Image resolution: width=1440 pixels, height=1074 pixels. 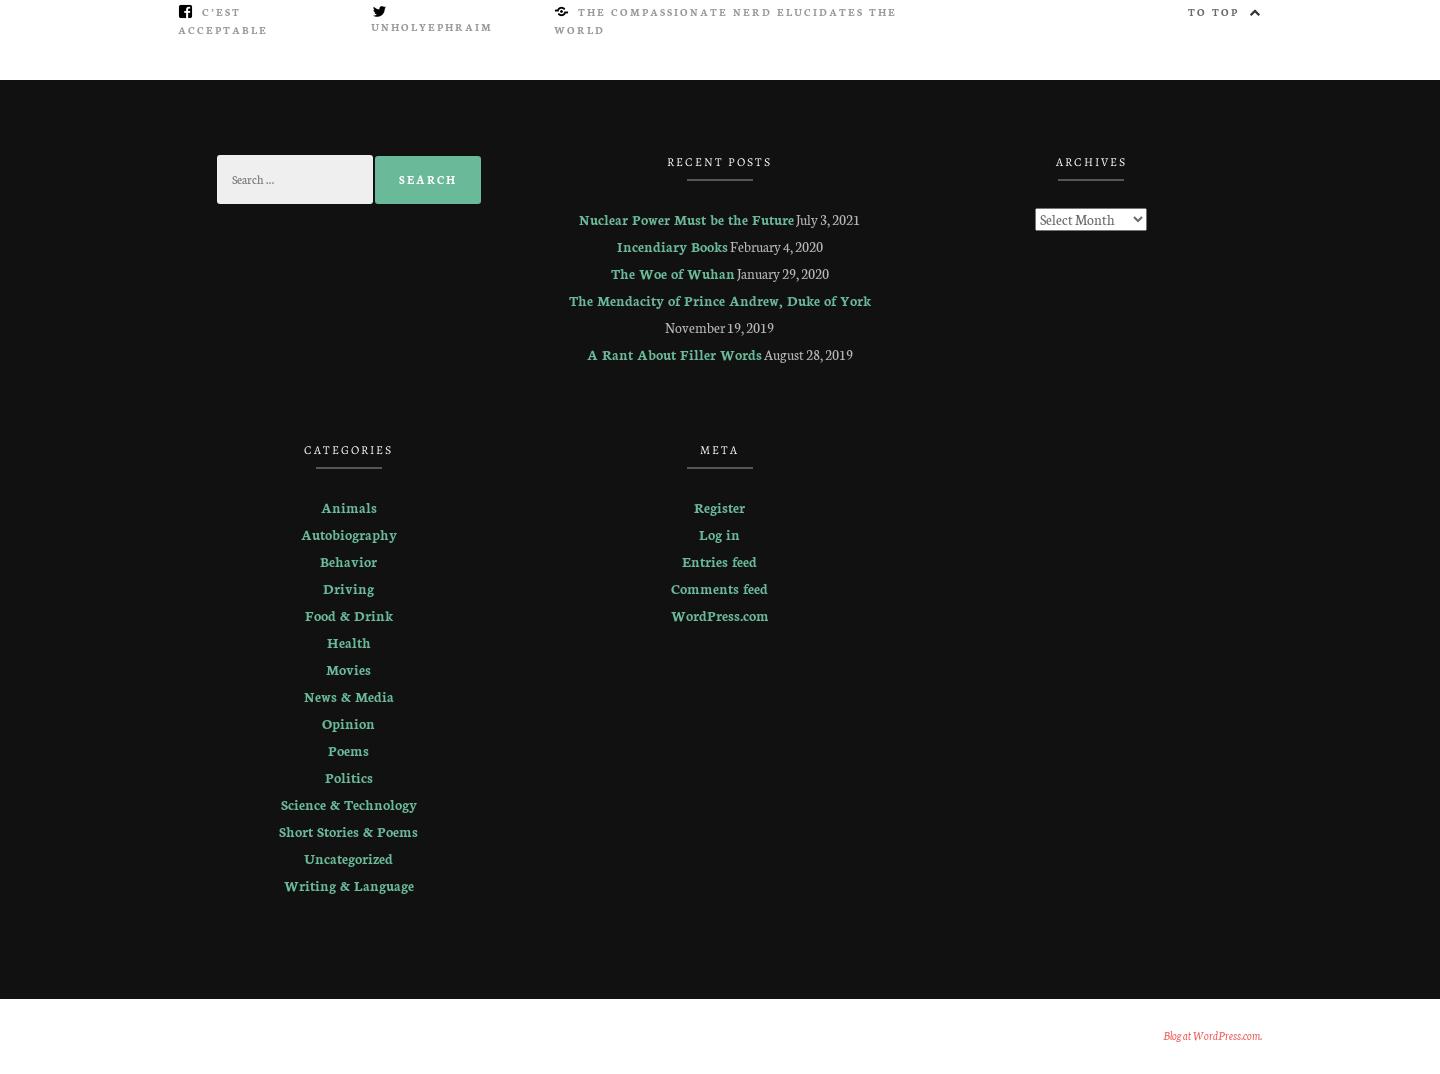 I want to click on 'News & Media', so click(x=348, y=695).